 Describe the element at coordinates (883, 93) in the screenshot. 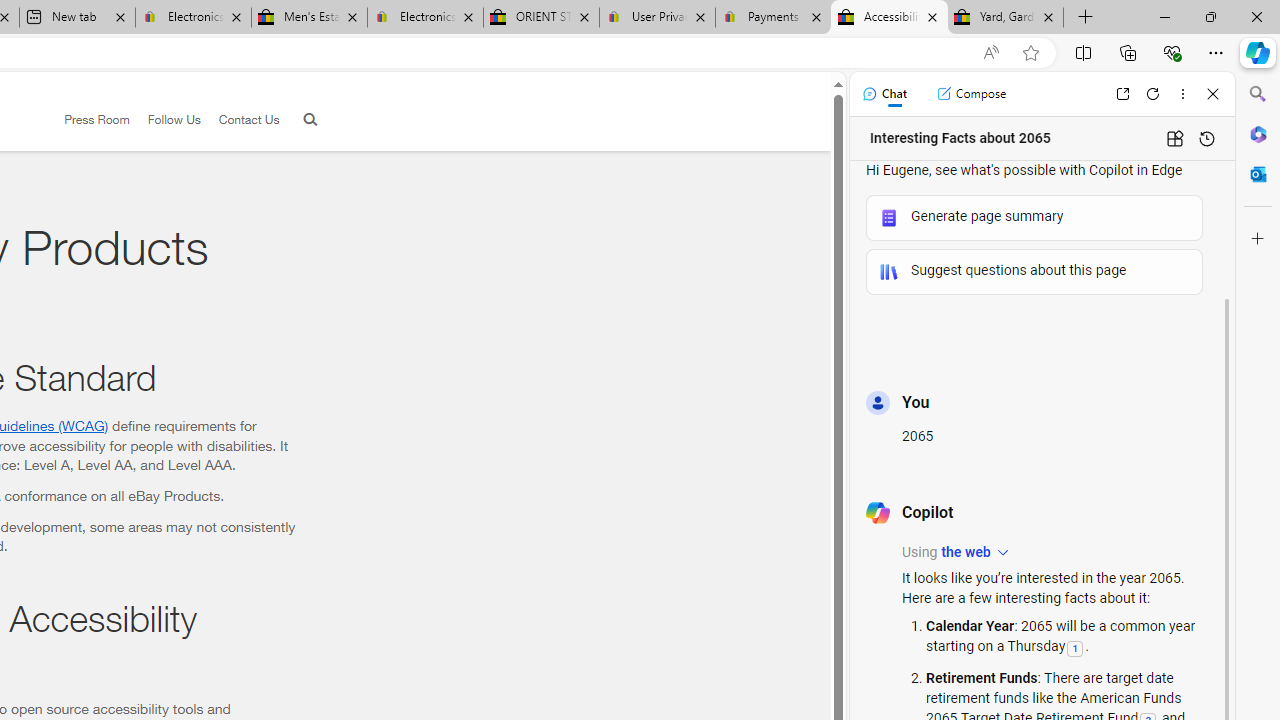

I see `'Chat'` at that location.